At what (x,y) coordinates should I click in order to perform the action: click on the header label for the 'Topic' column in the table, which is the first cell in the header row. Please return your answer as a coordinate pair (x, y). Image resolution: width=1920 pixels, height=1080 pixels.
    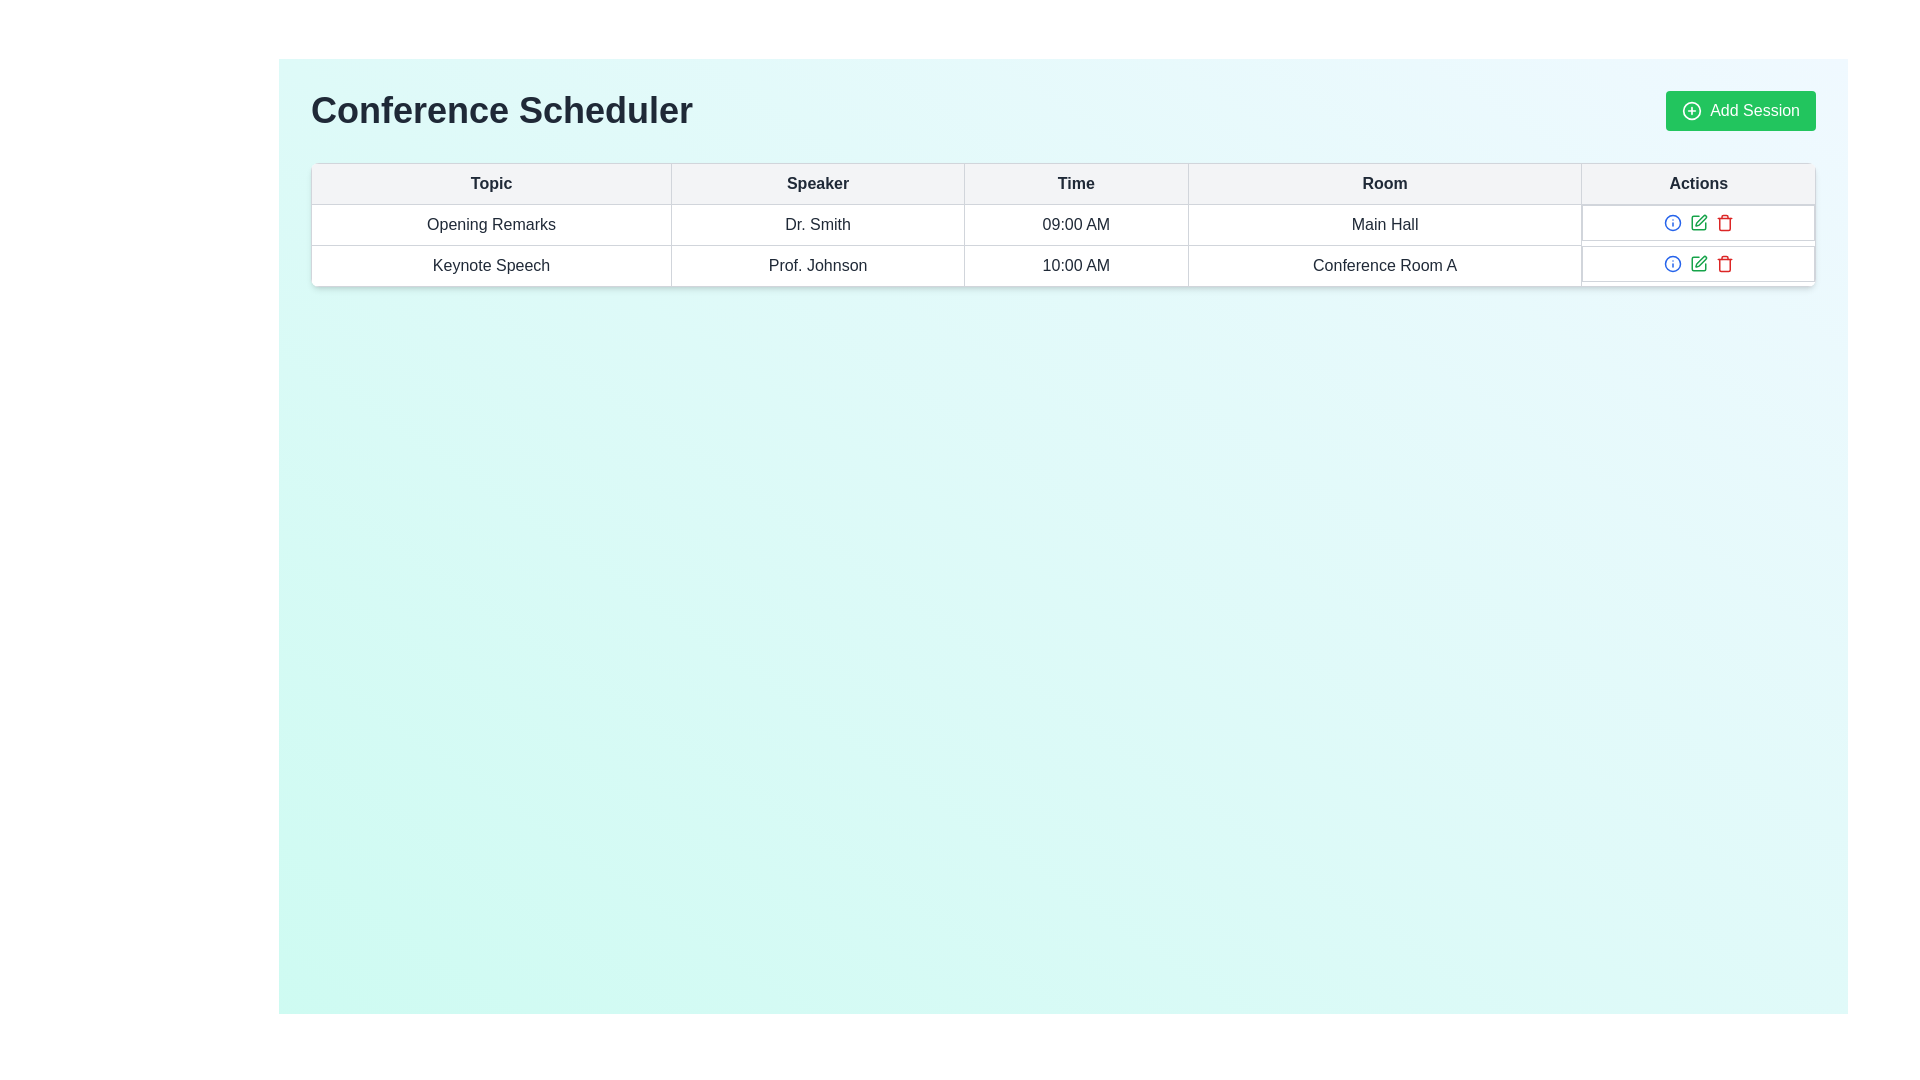
    Looking at the image, I should click on (491, 184).